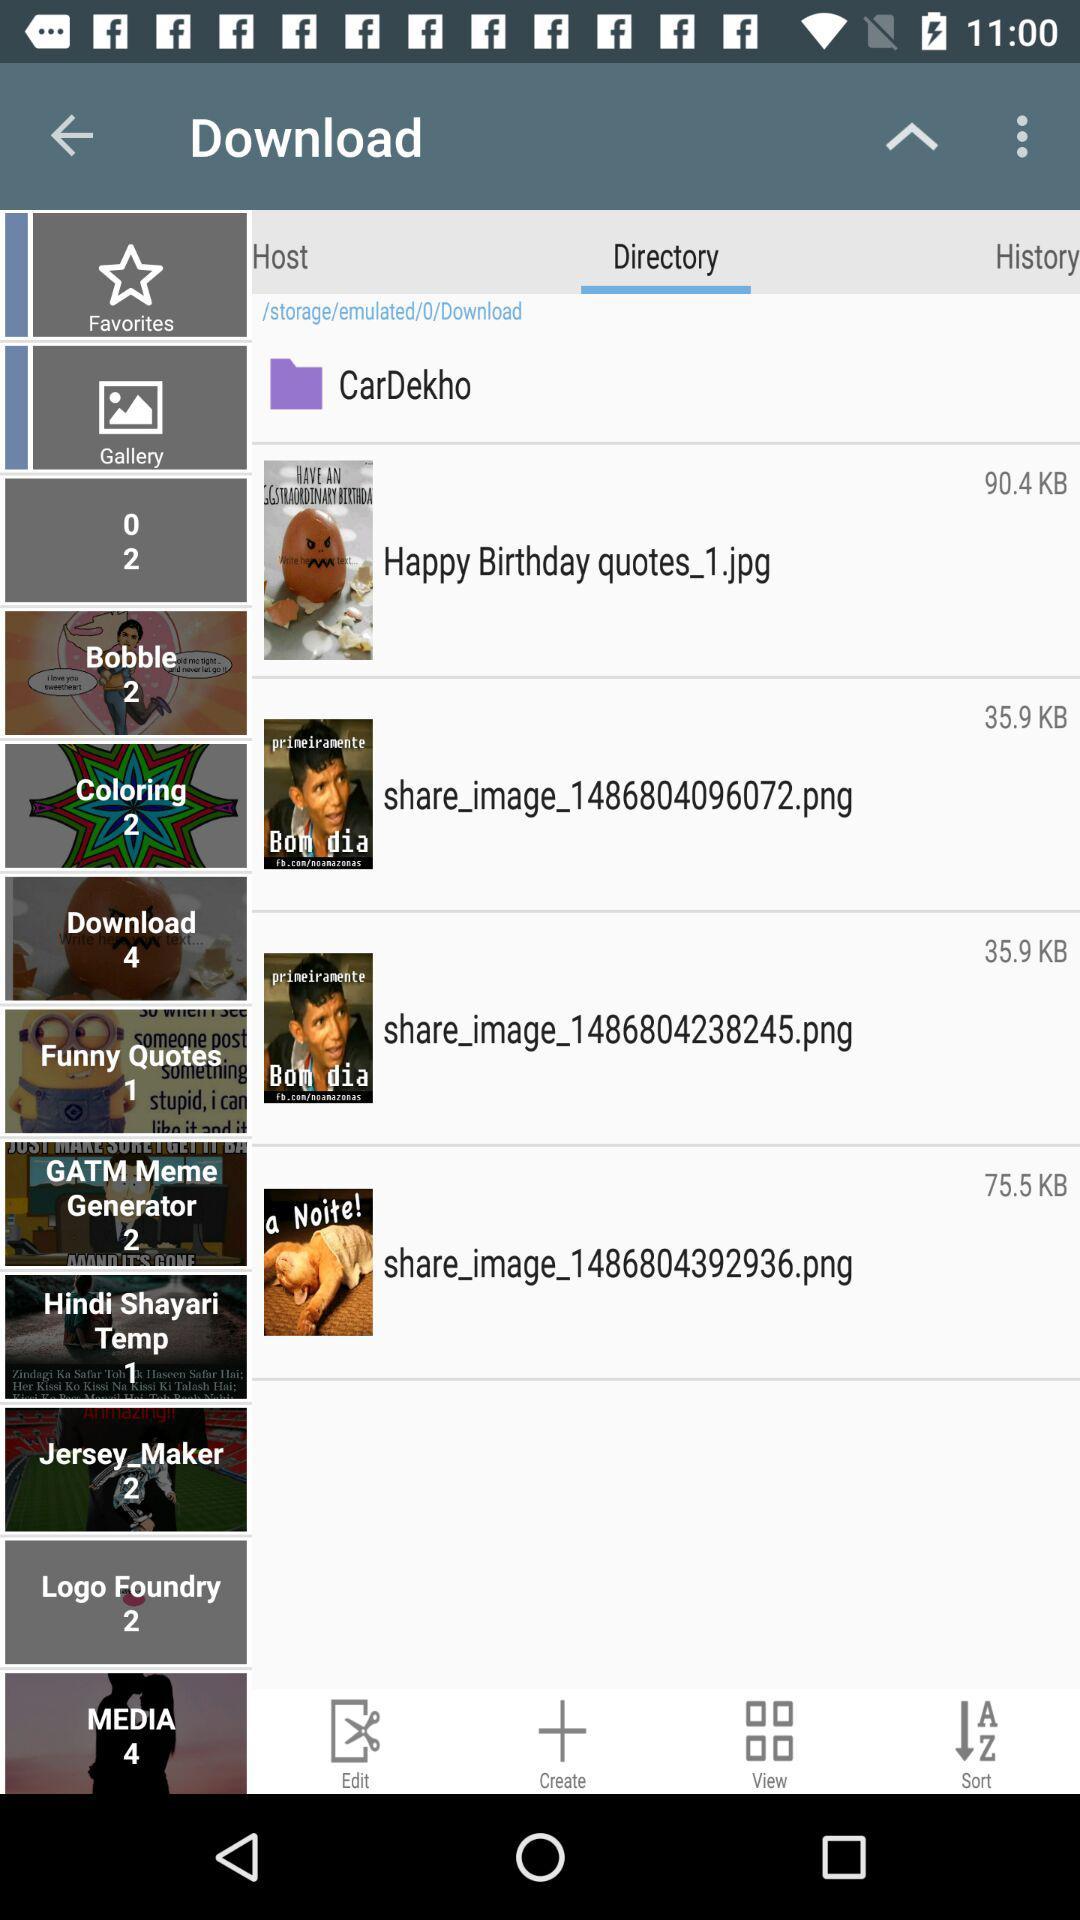  What do you see at coordinates (1026, 560) in the screenshot?
I see `icon above 35.9 kb icon` at bounding box center [1026, 560].